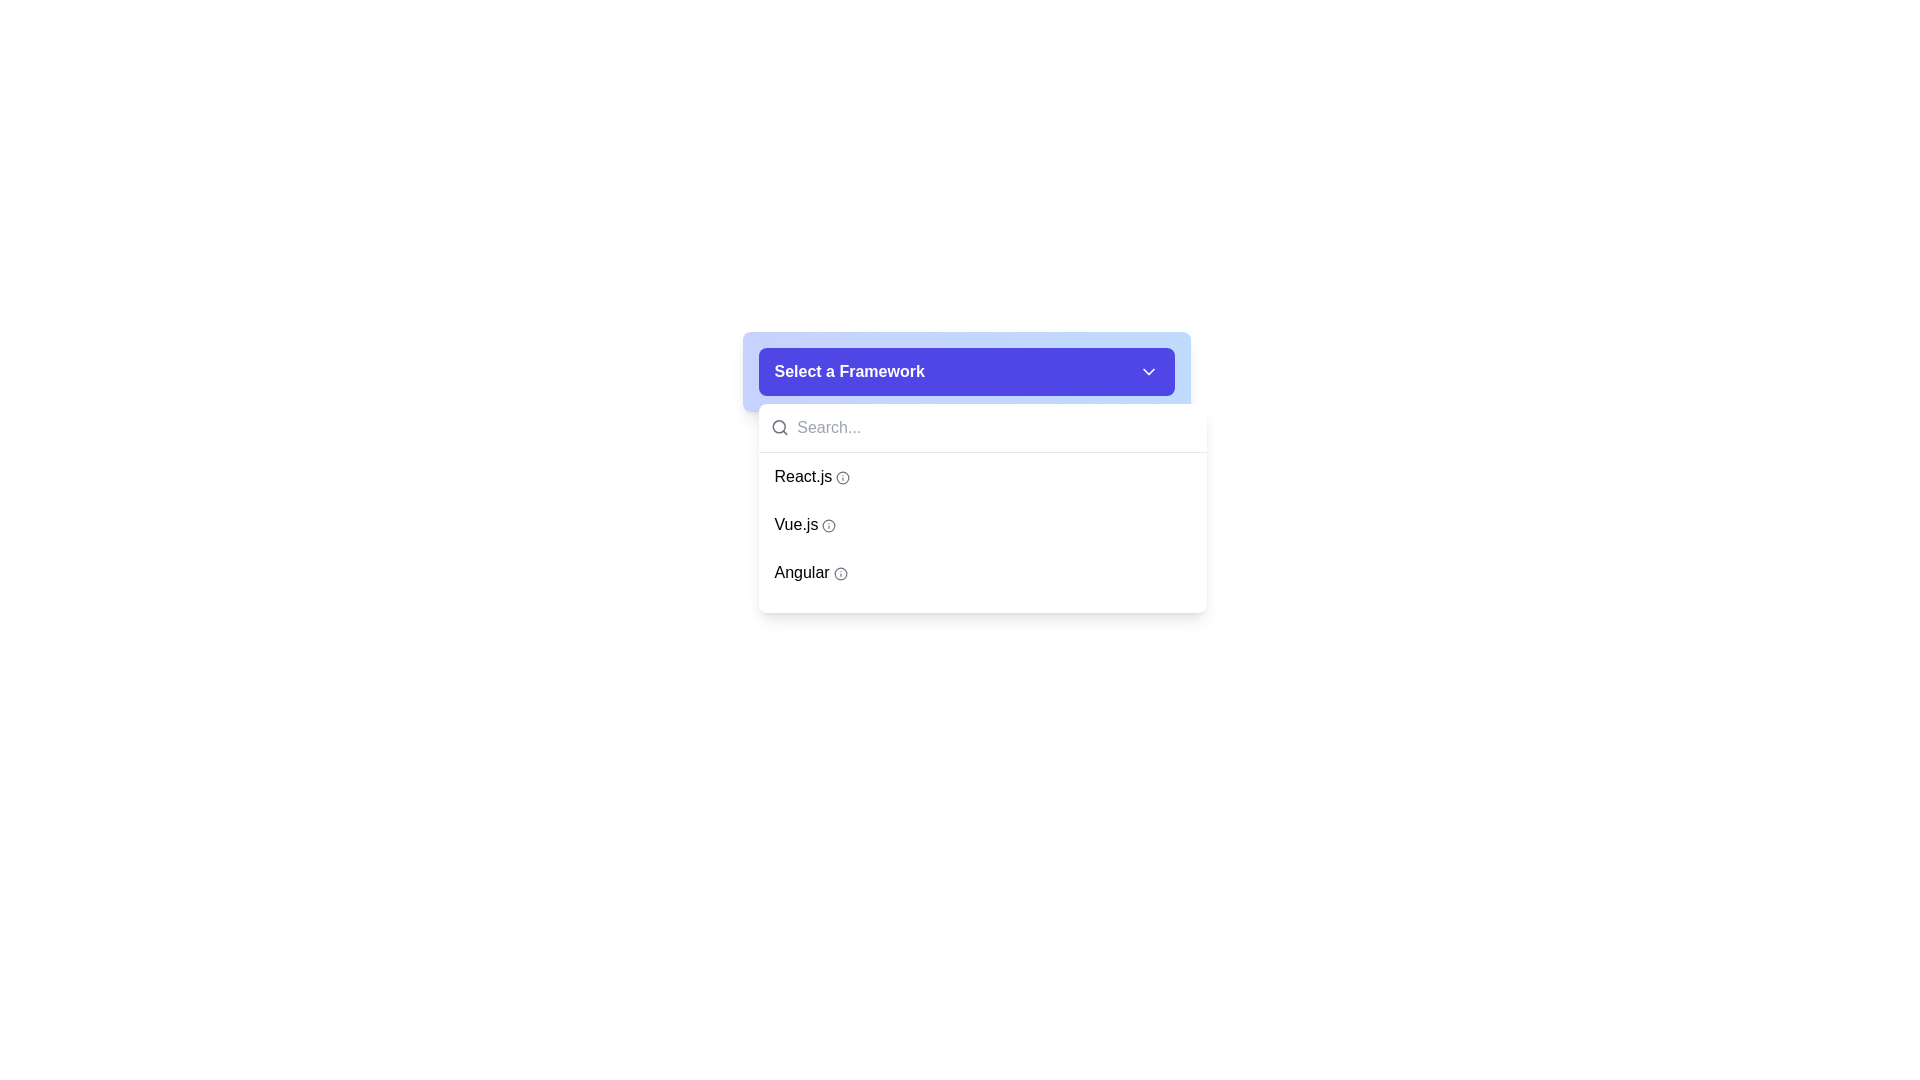 The height and width of the screenshot is (1080, 1920). Describe the element at coordinates (778, 427) in the screenshot. I see `the search icon located to the left of the 'Search...' input field in the dropdown interface` at that location.